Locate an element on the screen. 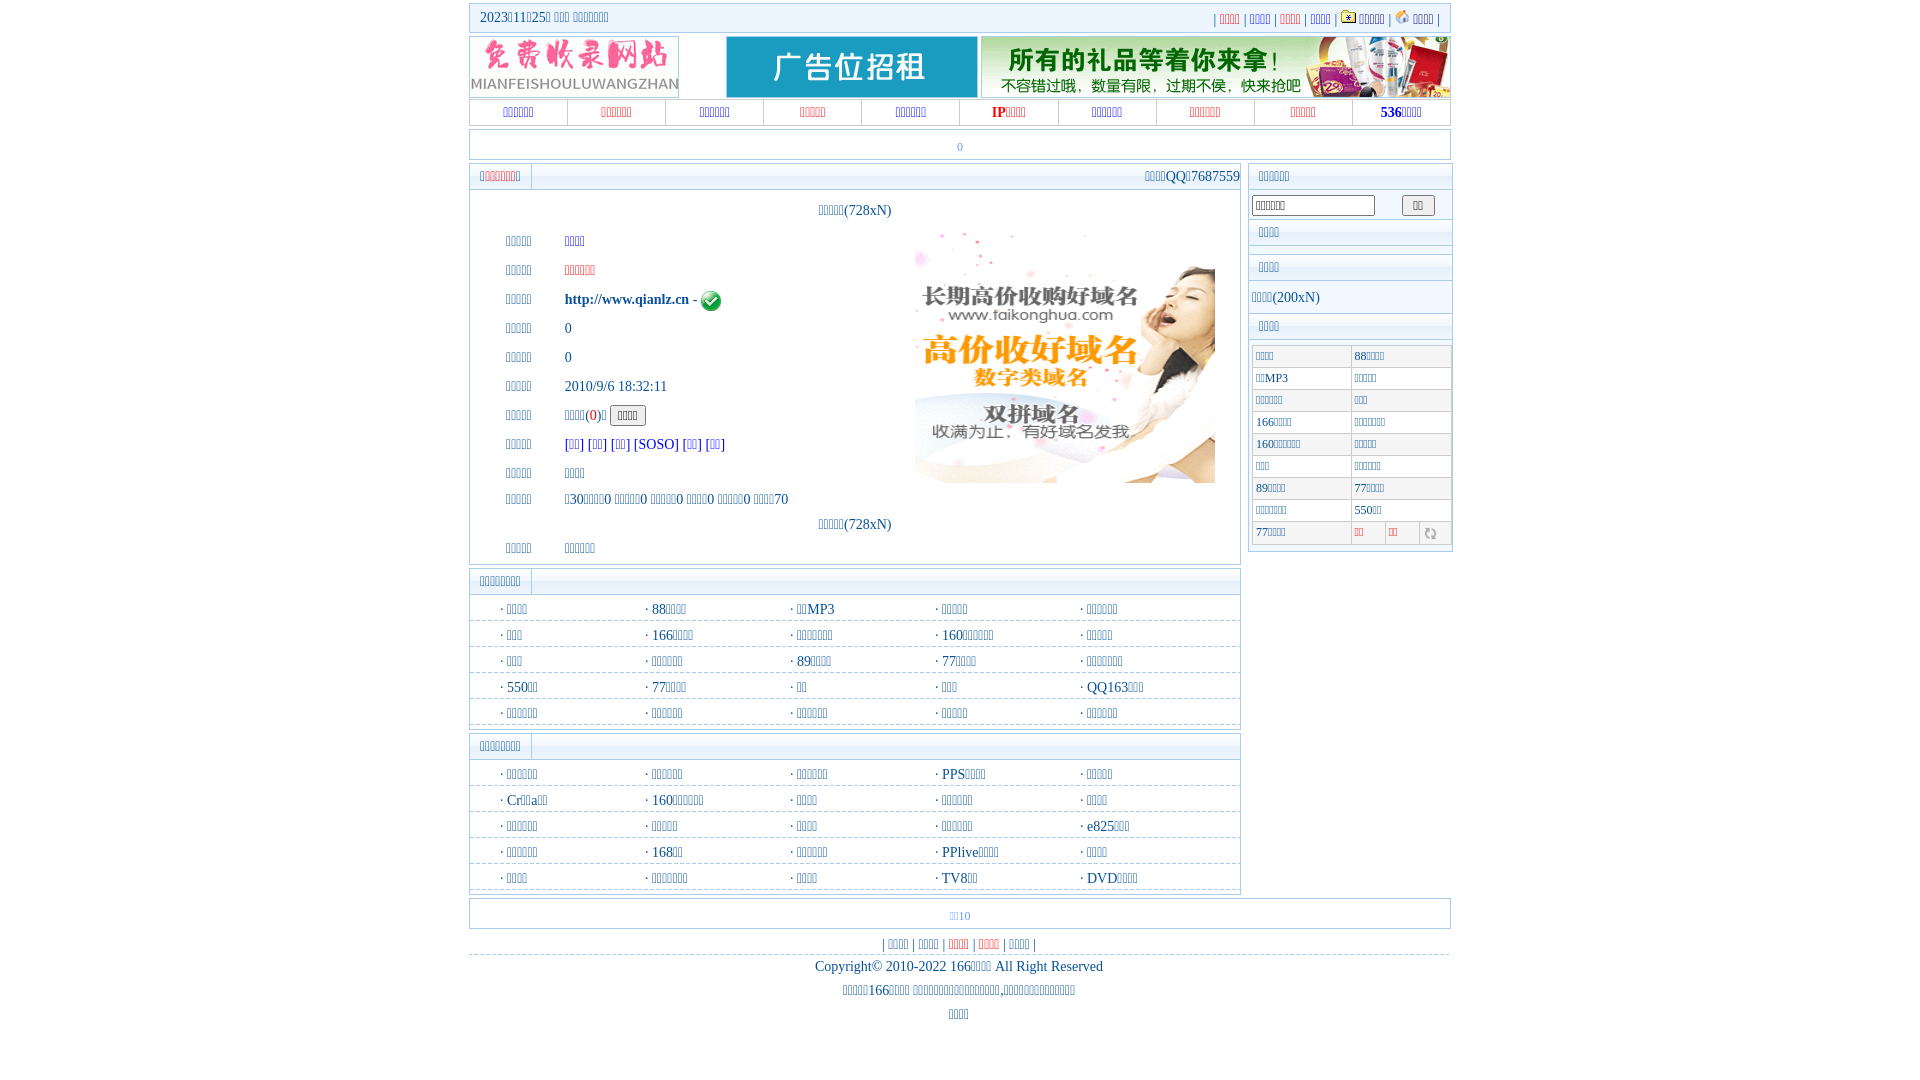  'http://www.qianlz.cn' is located at coordinates (564, 299).